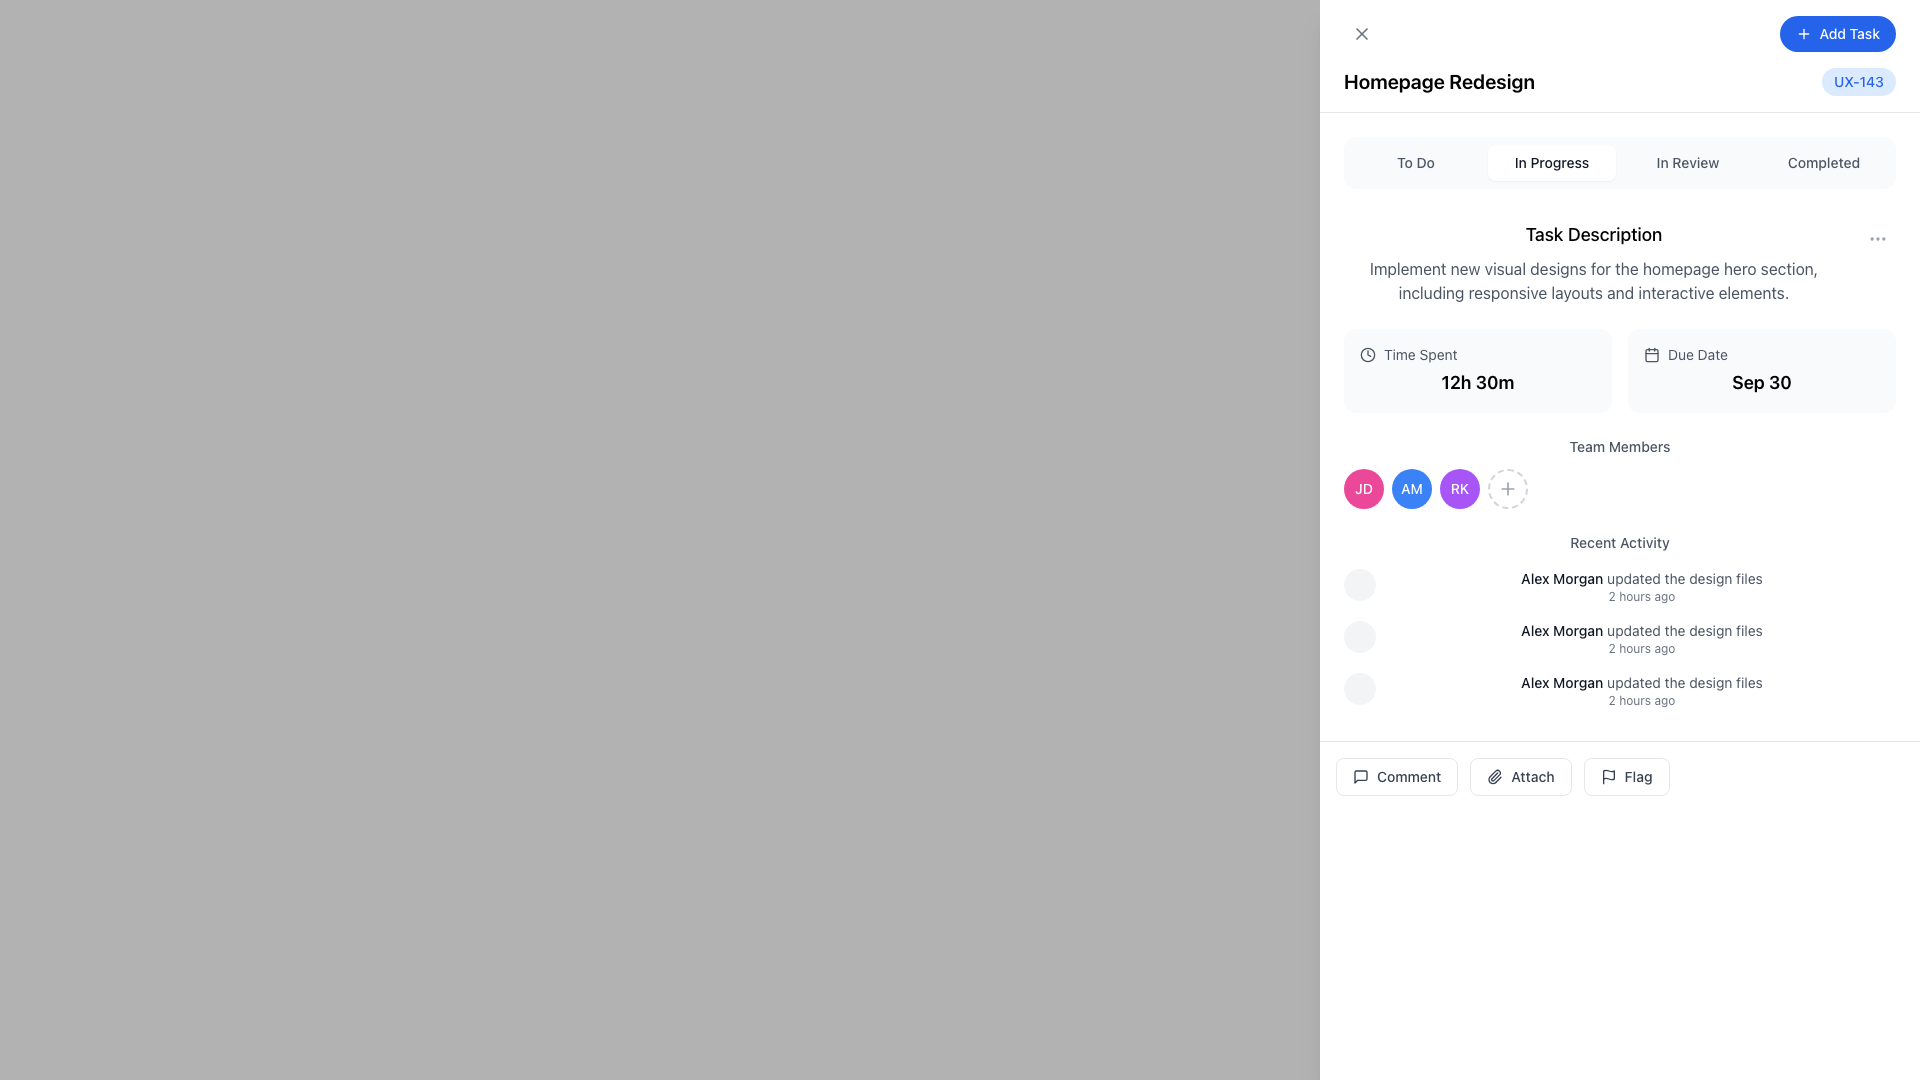 The width and height of the screenshot is (1920, 1080). Describe the element at coordinates (1641, 596) in the screenshot. I see `the text label reading '2 hours ago'` at that location.